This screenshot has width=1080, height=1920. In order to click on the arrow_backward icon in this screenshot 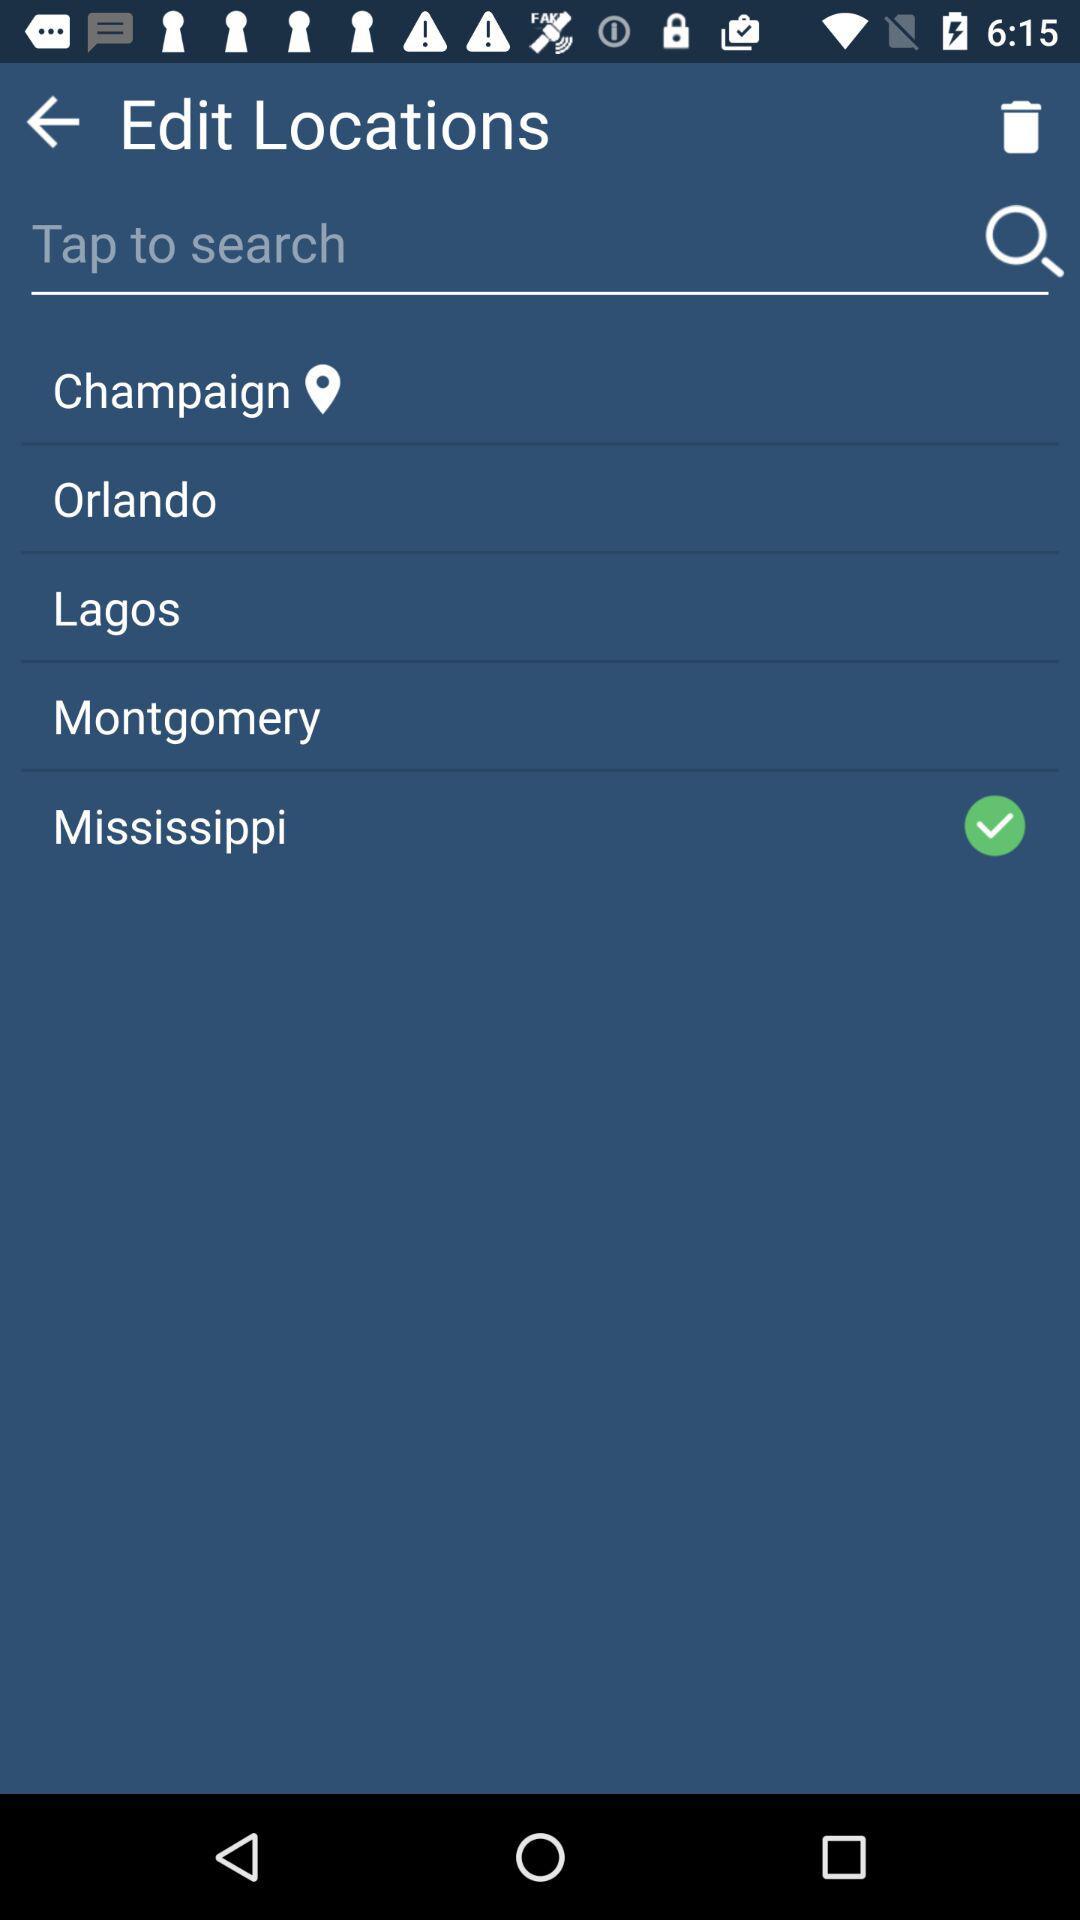, I will do `click(51, 129)`.